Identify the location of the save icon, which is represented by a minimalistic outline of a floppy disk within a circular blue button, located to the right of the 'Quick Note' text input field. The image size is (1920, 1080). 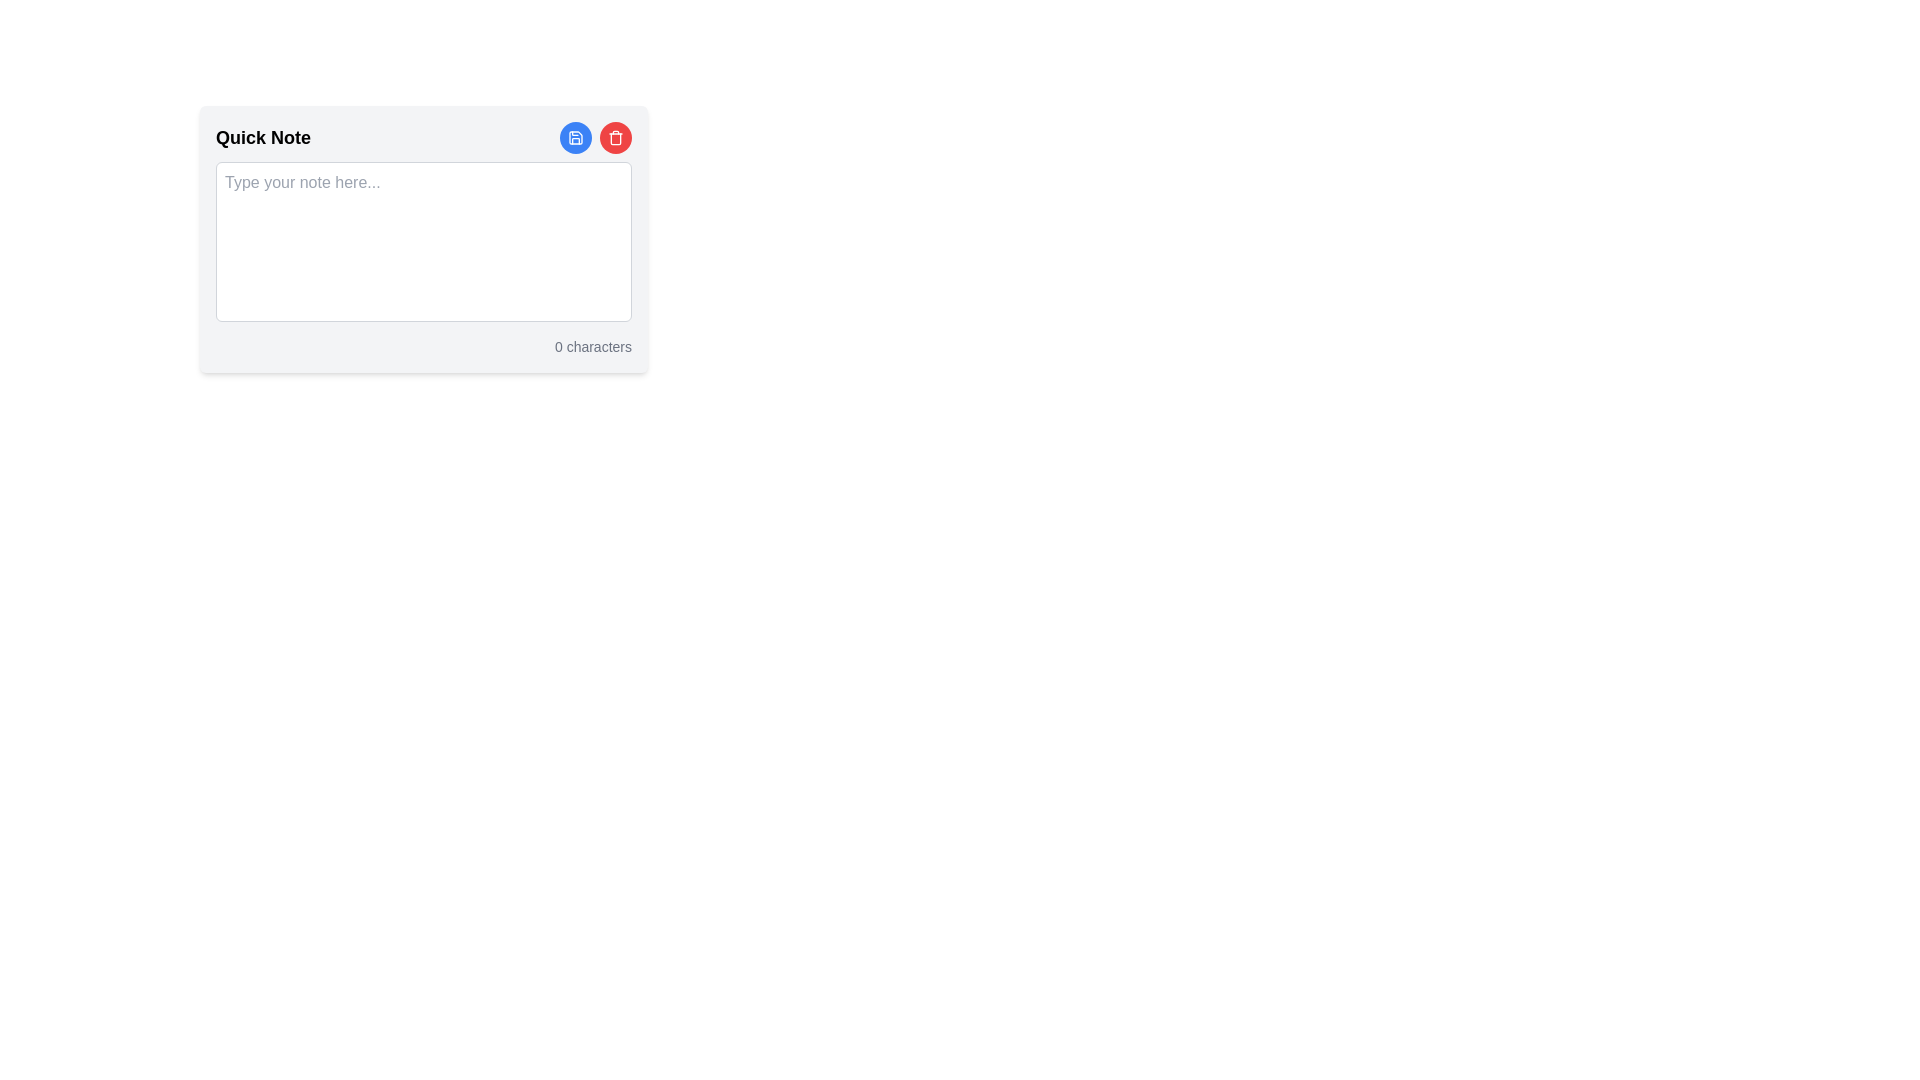
(575, 137).